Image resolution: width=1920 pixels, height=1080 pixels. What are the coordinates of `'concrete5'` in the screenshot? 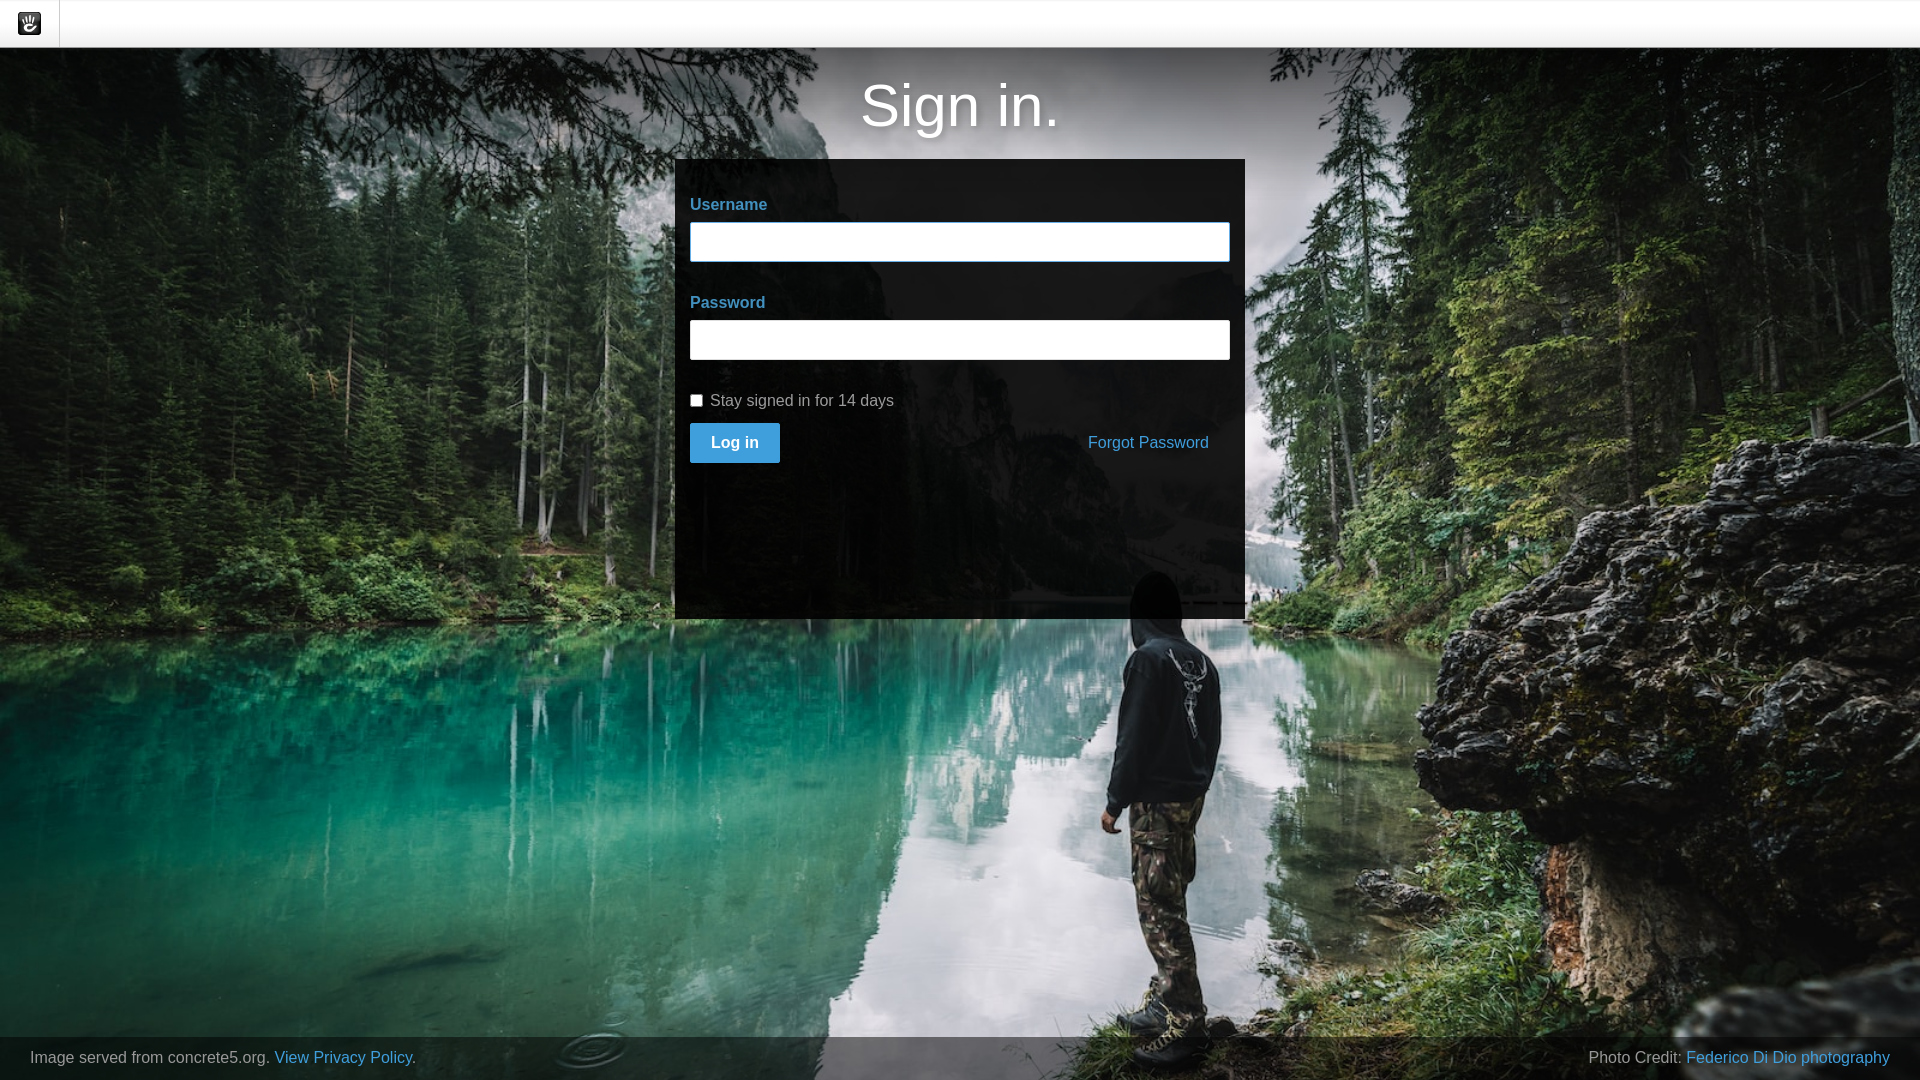 It's located at (29, 23).